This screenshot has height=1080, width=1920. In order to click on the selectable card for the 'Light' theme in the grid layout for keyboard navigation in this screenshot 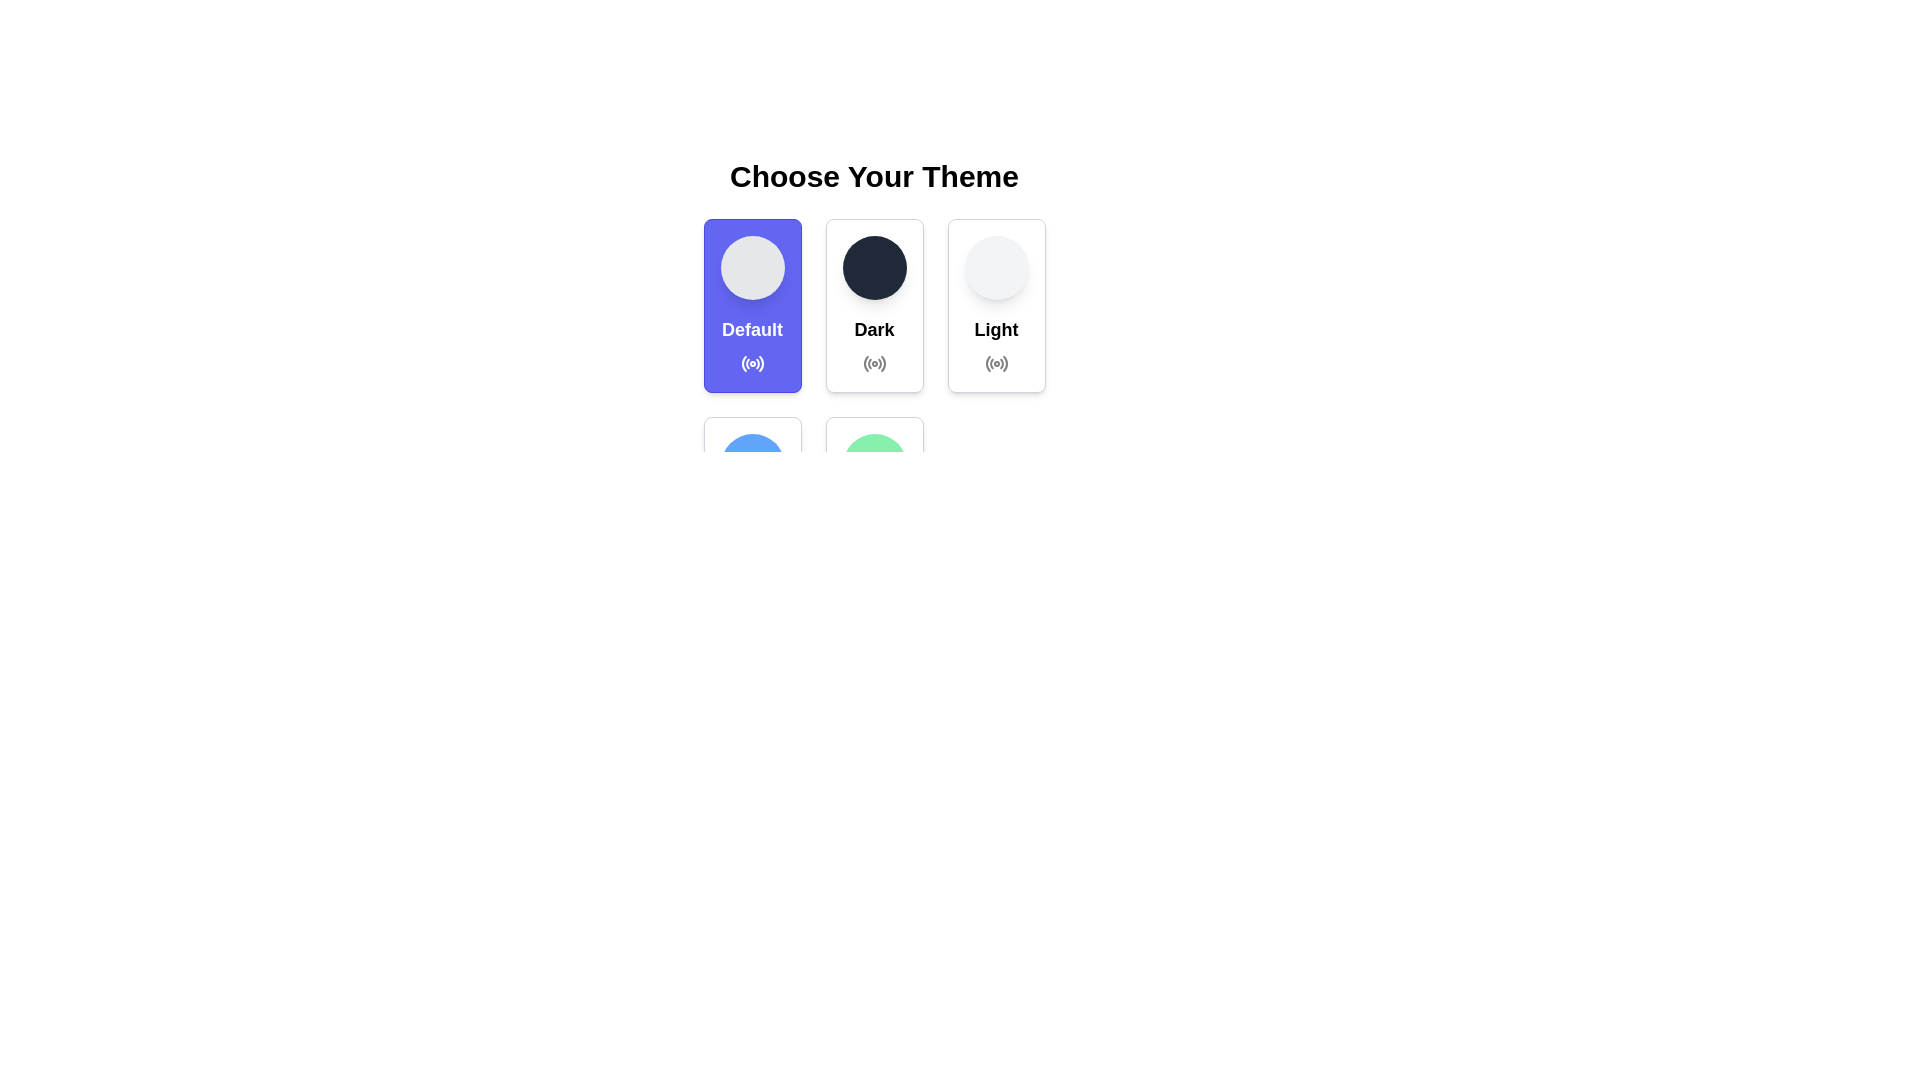, I will do `click(996, 305)`.